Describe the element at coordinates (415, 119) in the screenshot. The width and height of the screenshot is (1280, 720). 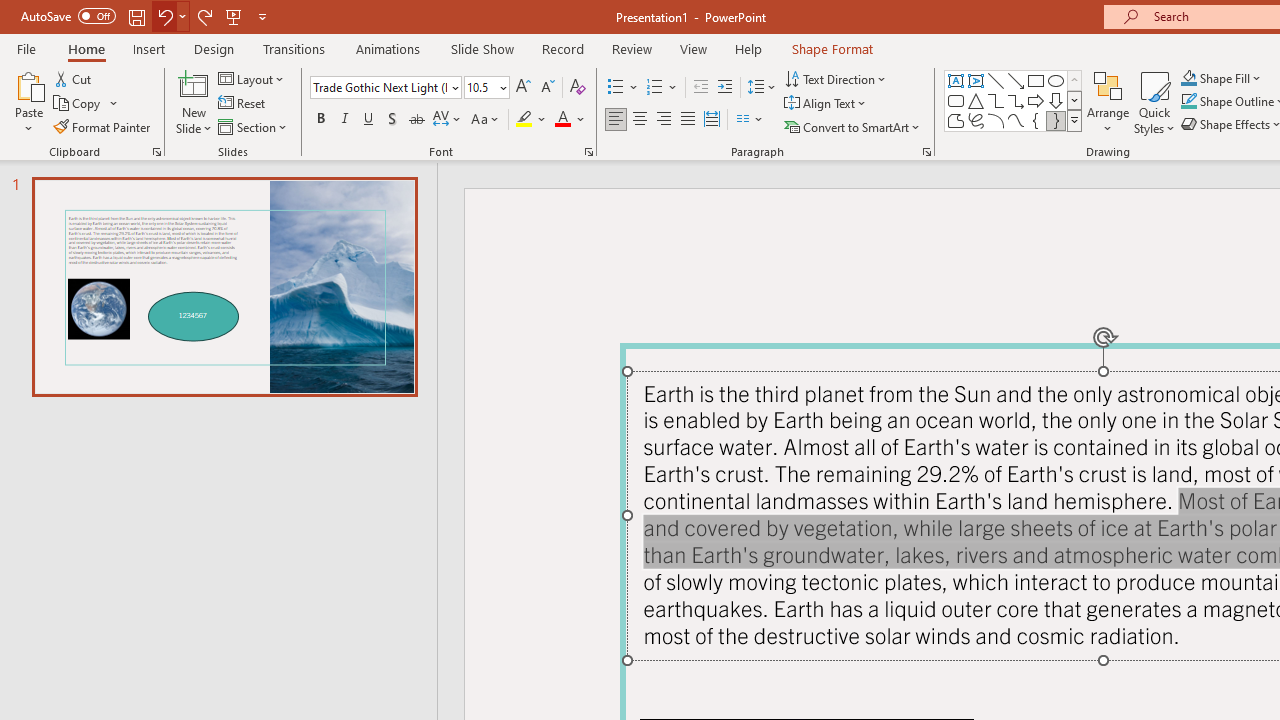
I see `'Strikethrough'` at that location.